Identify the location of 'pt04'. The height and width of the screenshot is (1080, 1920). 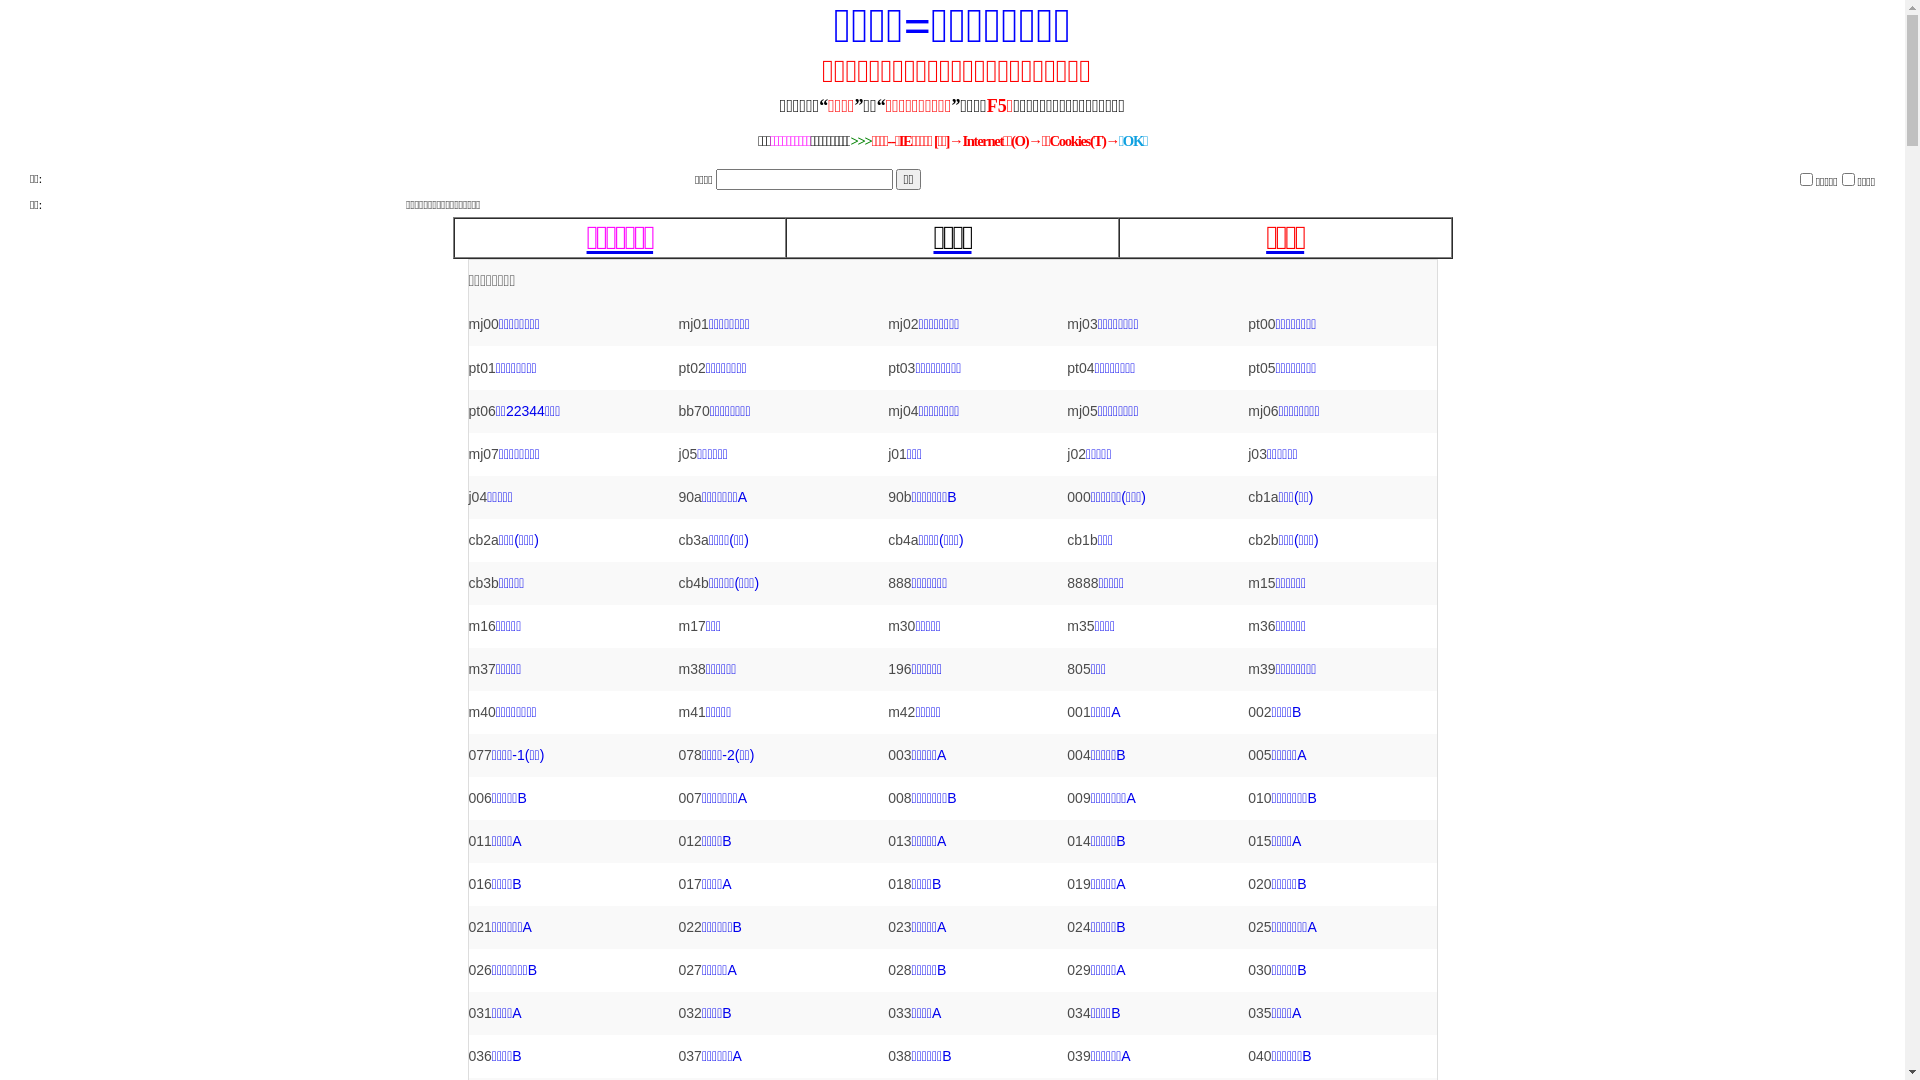
(1079, 367).